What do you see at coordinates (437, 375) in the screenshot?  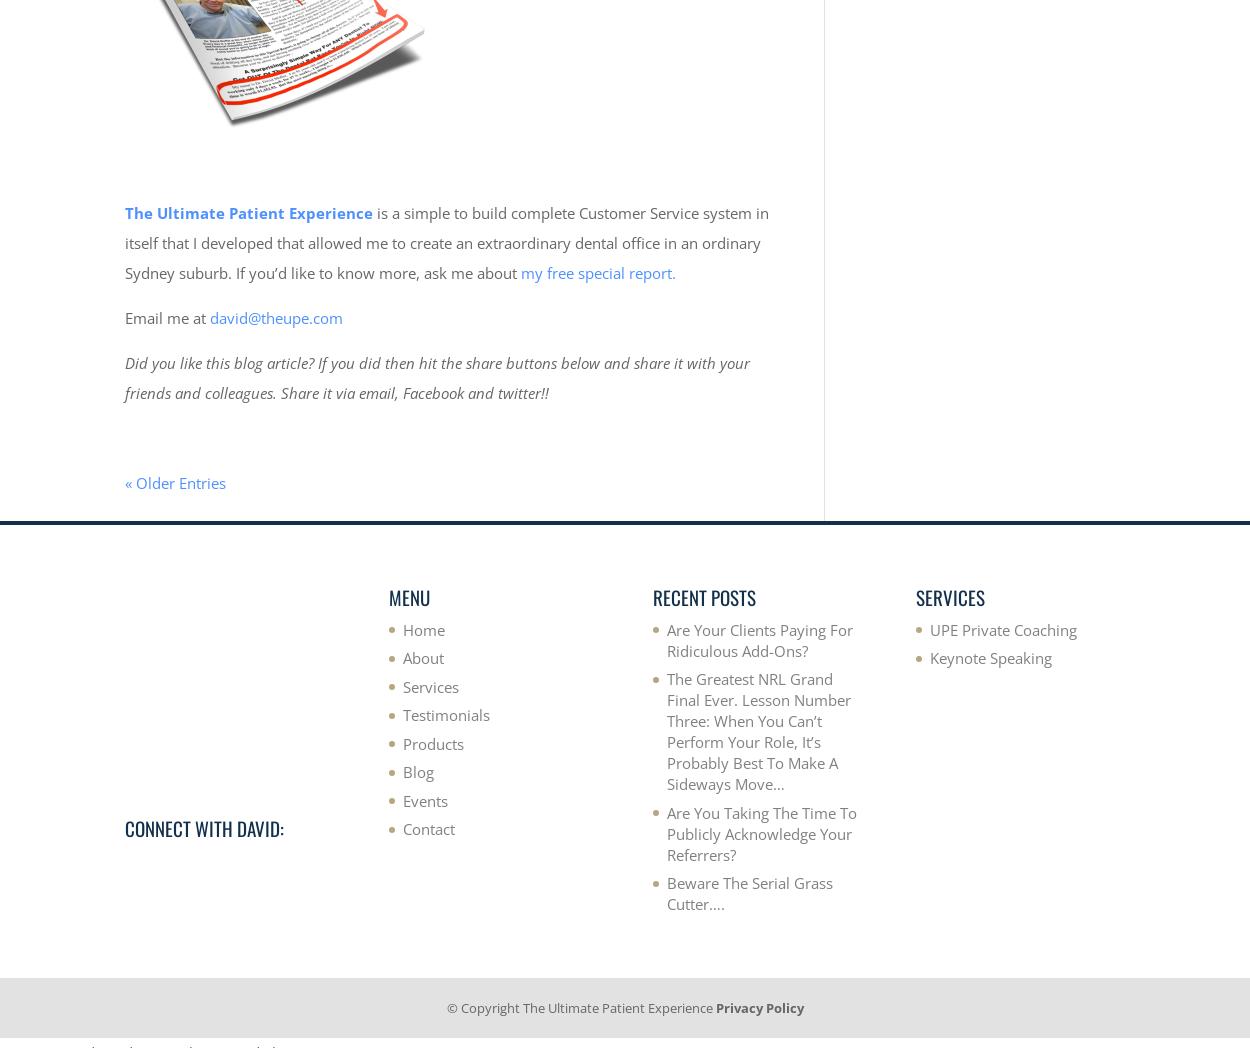 I see `'Did you like this blog article? If you did then hit the share buttons below and share it with your friends and colleagues. Share it via email, Facebook and twitter!!'` at bounding box center [437, 375].